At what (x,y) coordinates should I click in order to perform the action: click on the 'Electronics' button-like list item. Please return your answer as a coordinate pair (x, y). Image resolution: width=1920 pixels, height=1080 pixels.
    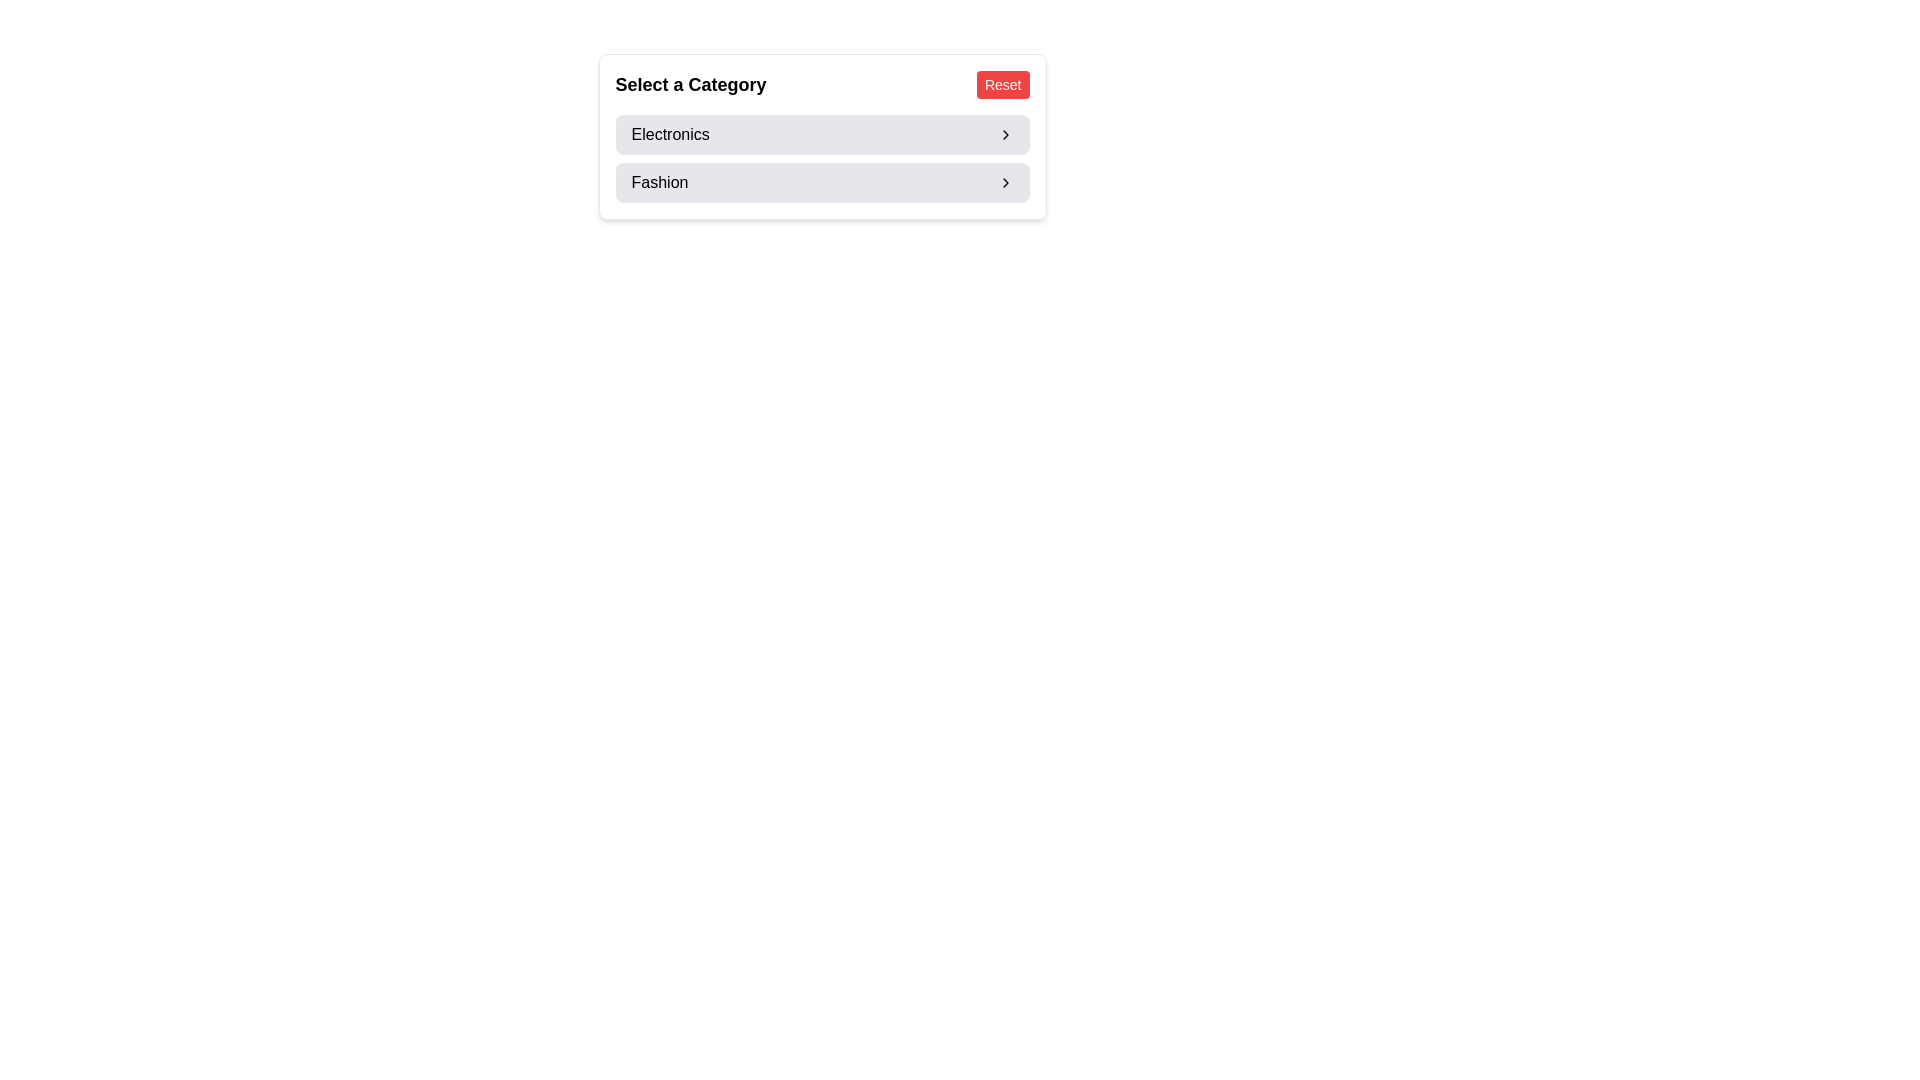
    Looking at the image, I should click on (822, 135).